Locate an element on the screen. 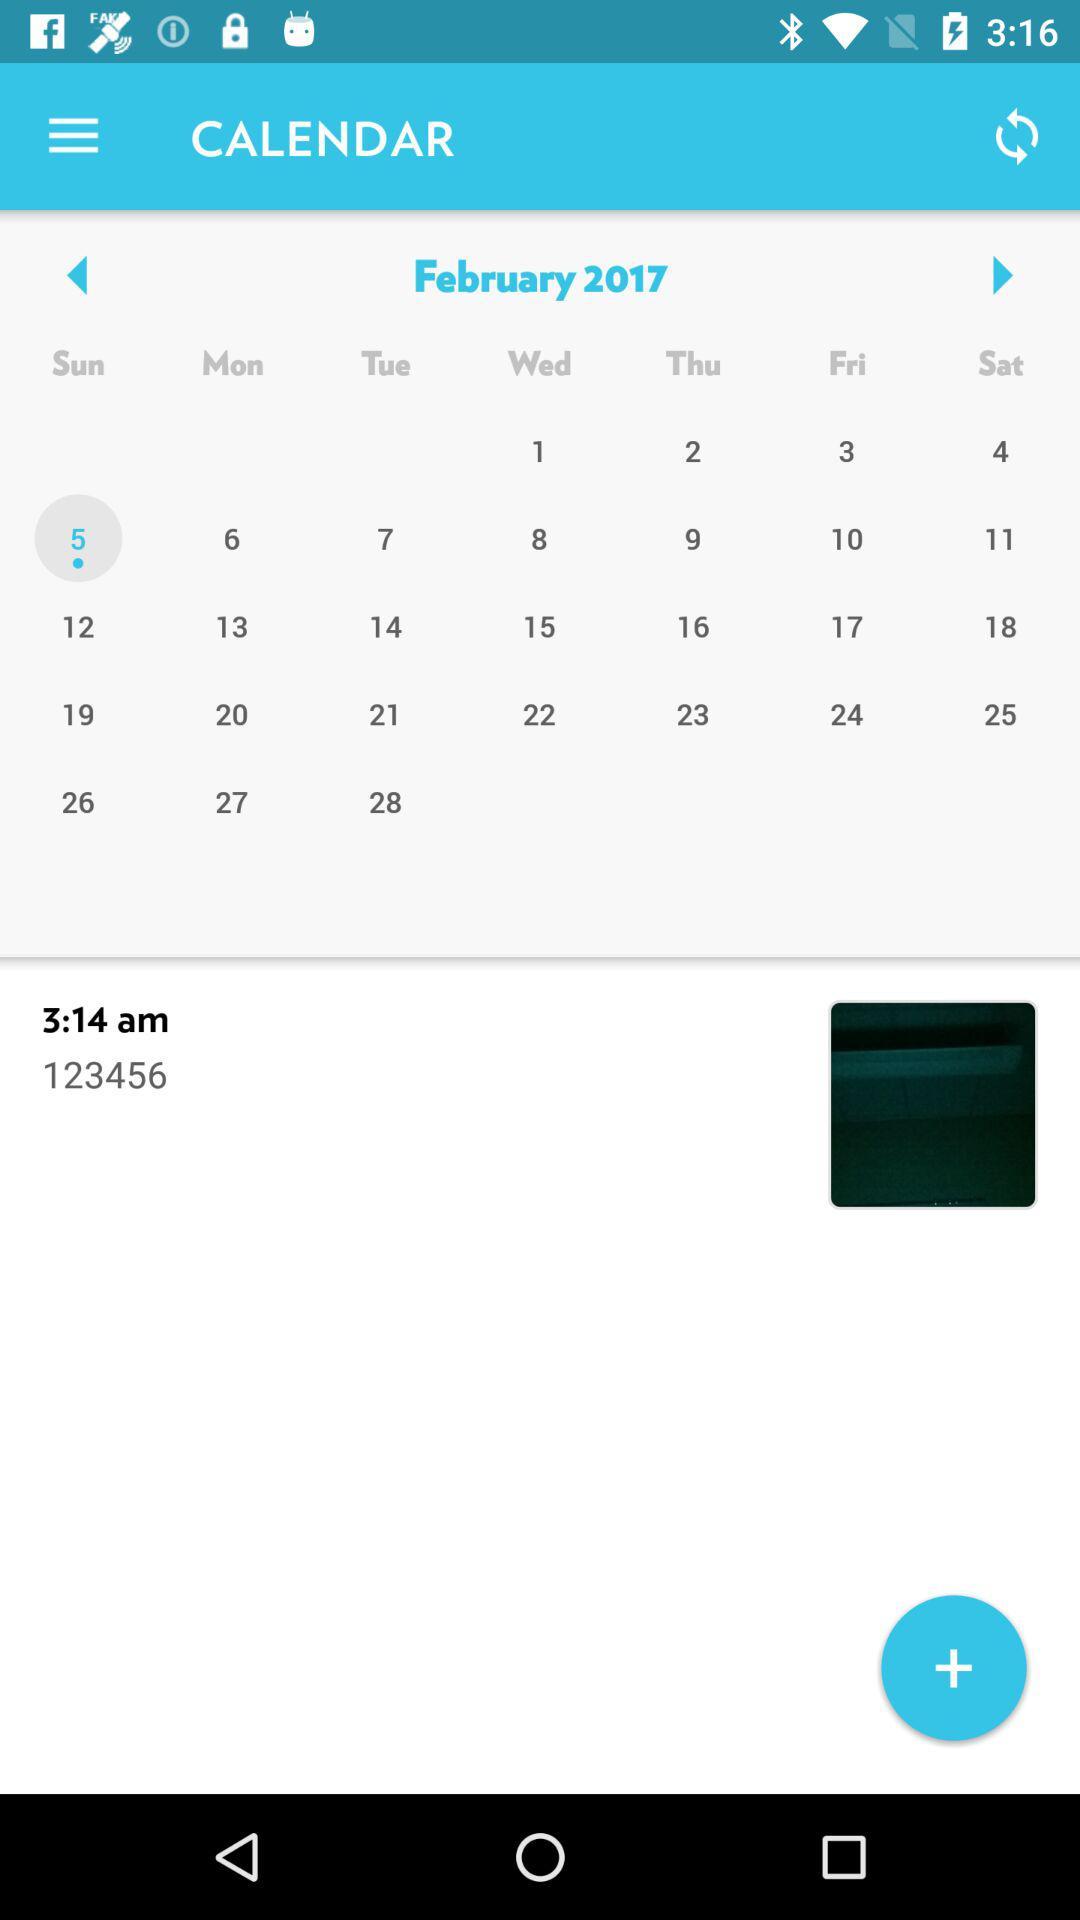 The width and height of the screenshot is (1080, 1920). 9 item is located at coordinates (692, 538).